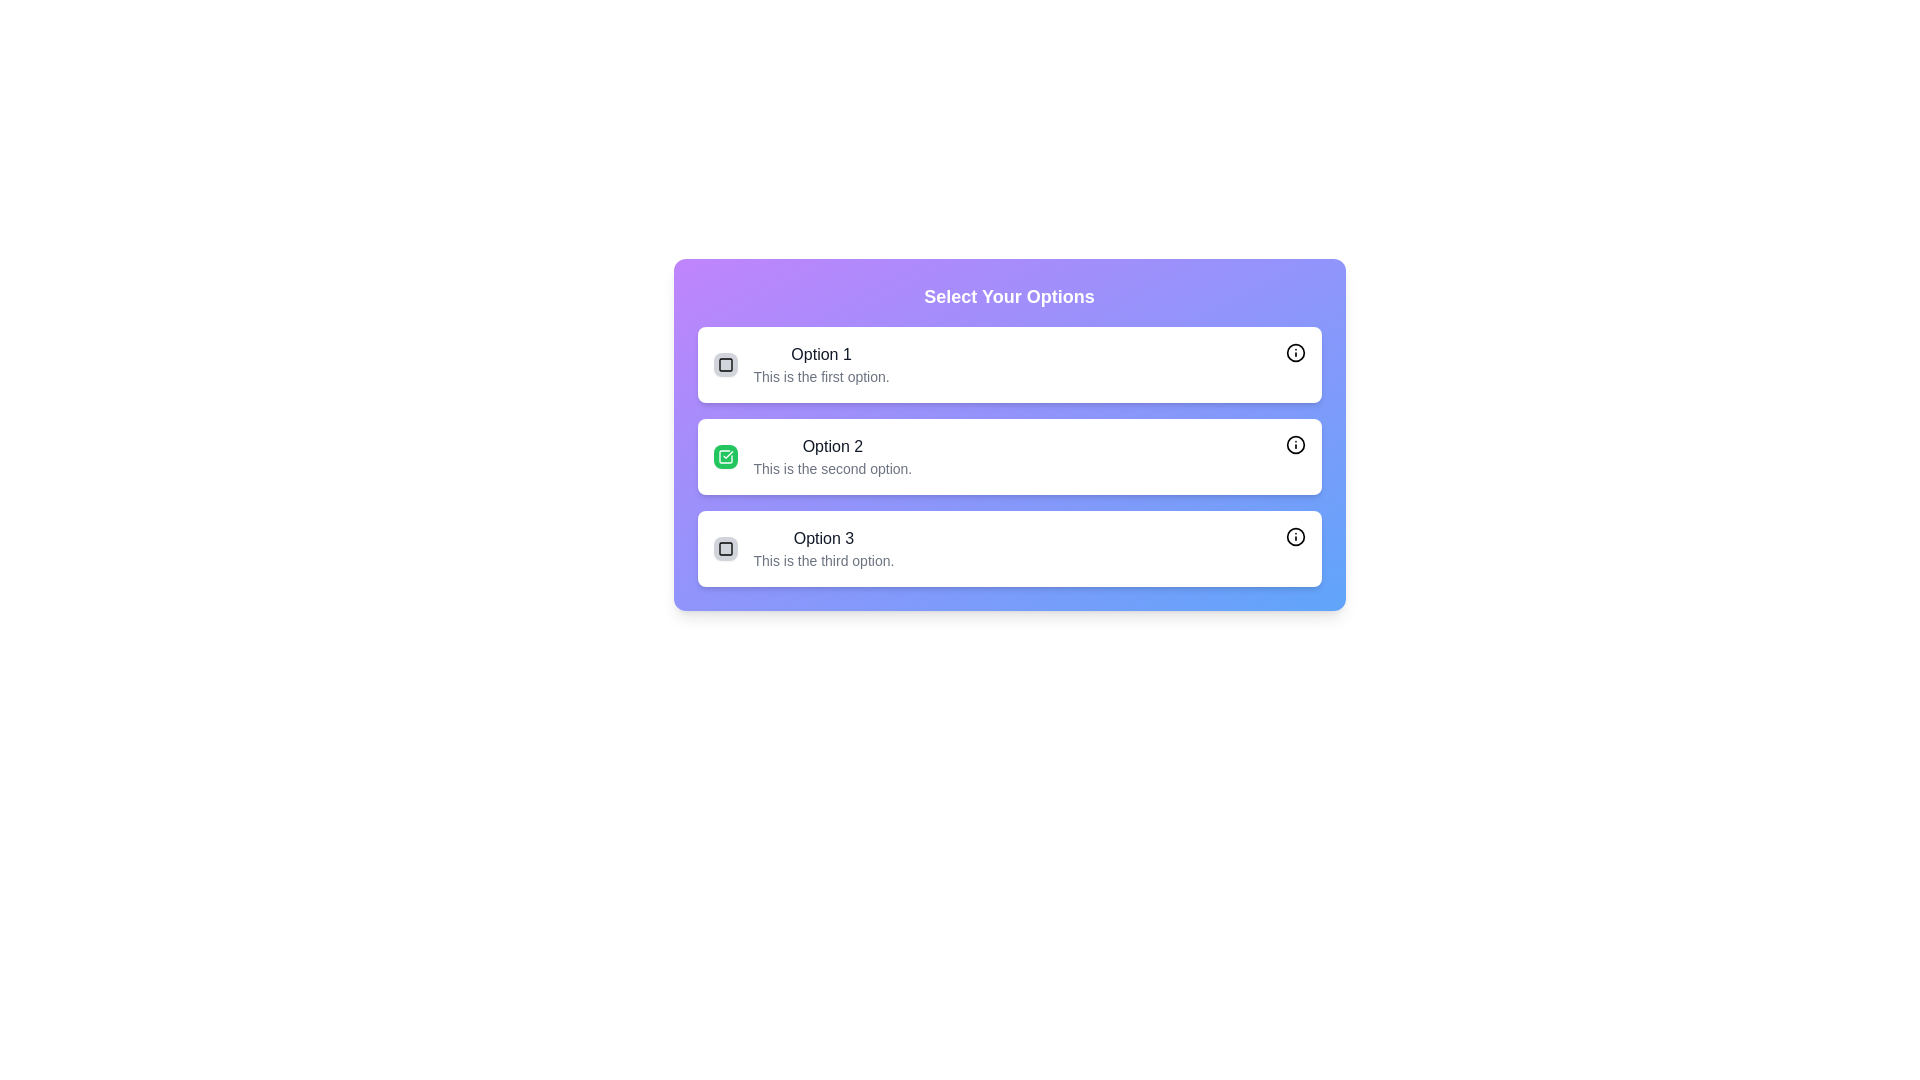 The image size is (1920, 1080). I want to click on text label that contains the content 'This is the first option.' which is styled in light gray and located directly below 'Option 1' in the topmost option card, so click(821, 377).